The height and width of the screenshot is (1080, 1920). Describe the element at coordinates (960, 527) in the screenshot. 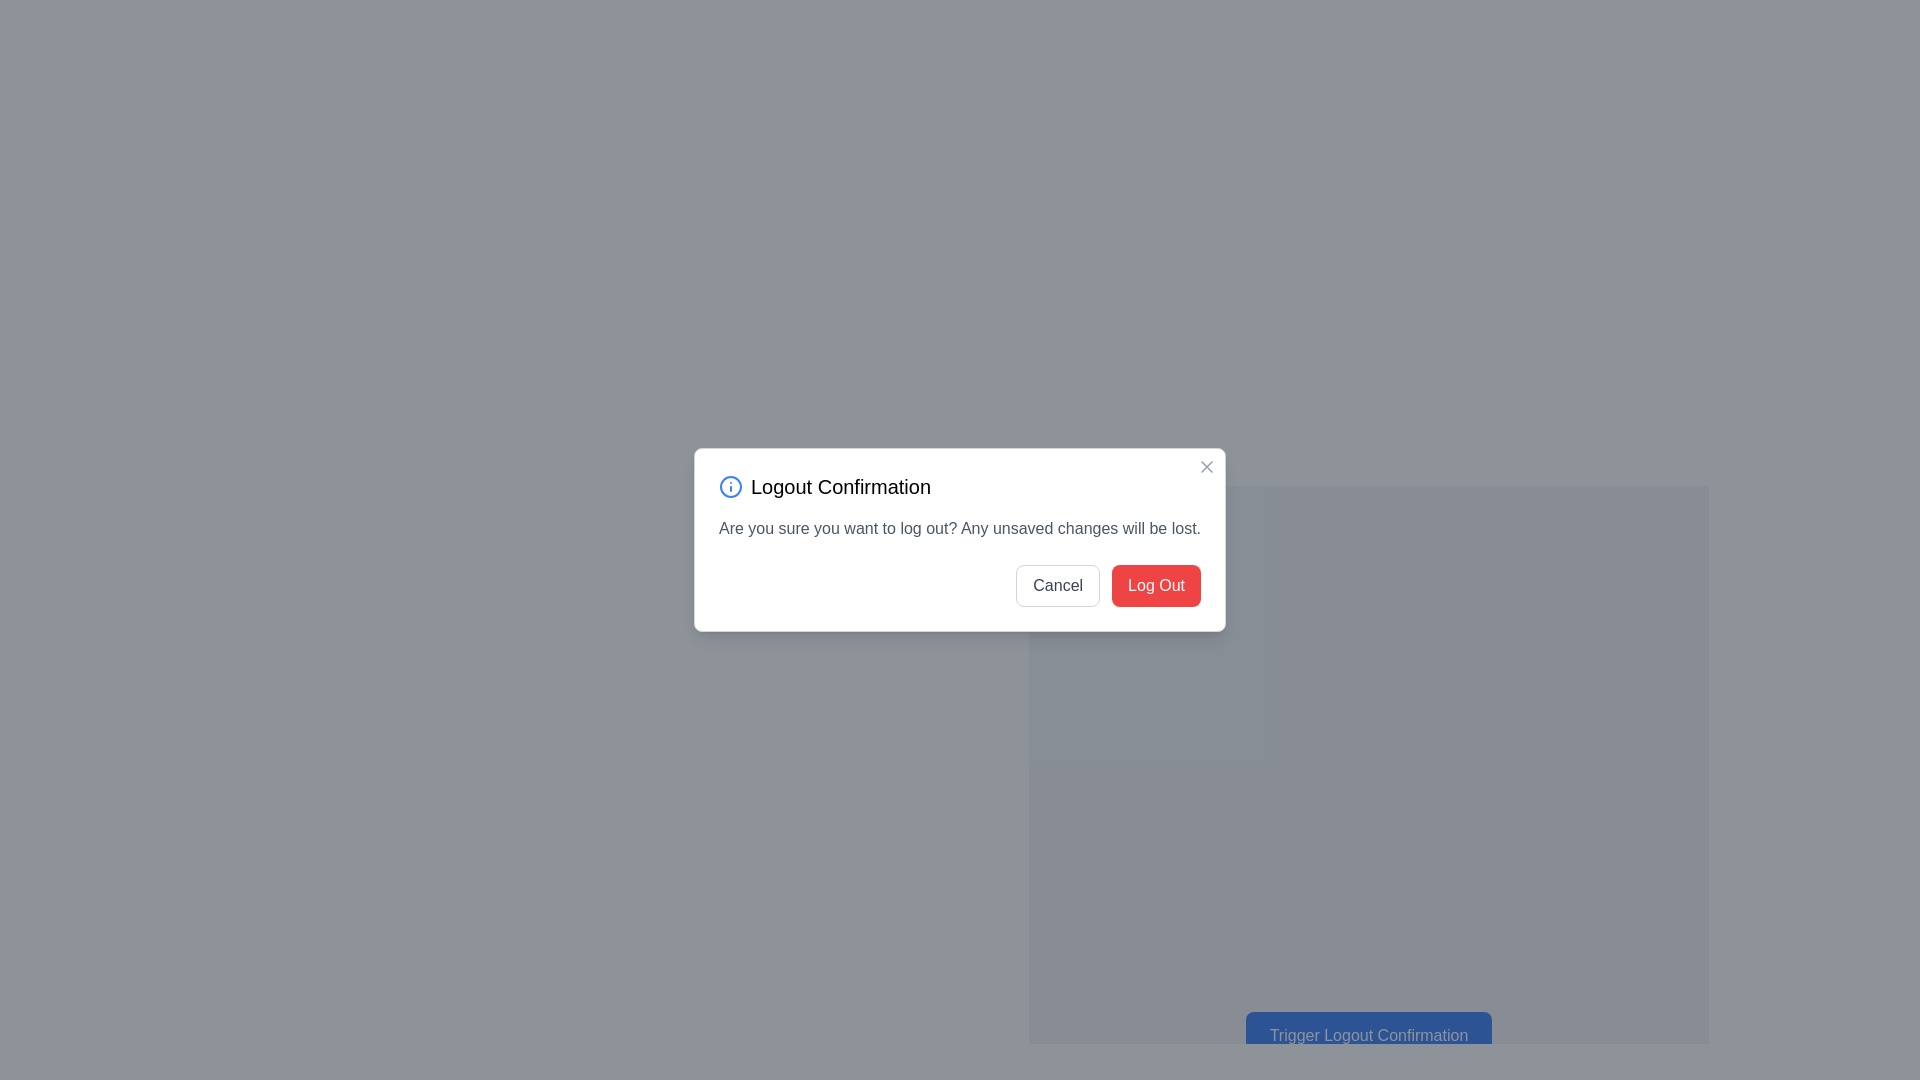

I see `the static text label displaying the message 'Are you sure you want to log out? Any unsaved changes will be lost.' located in the 'Logout Confirmation' modal dialog` at that location.